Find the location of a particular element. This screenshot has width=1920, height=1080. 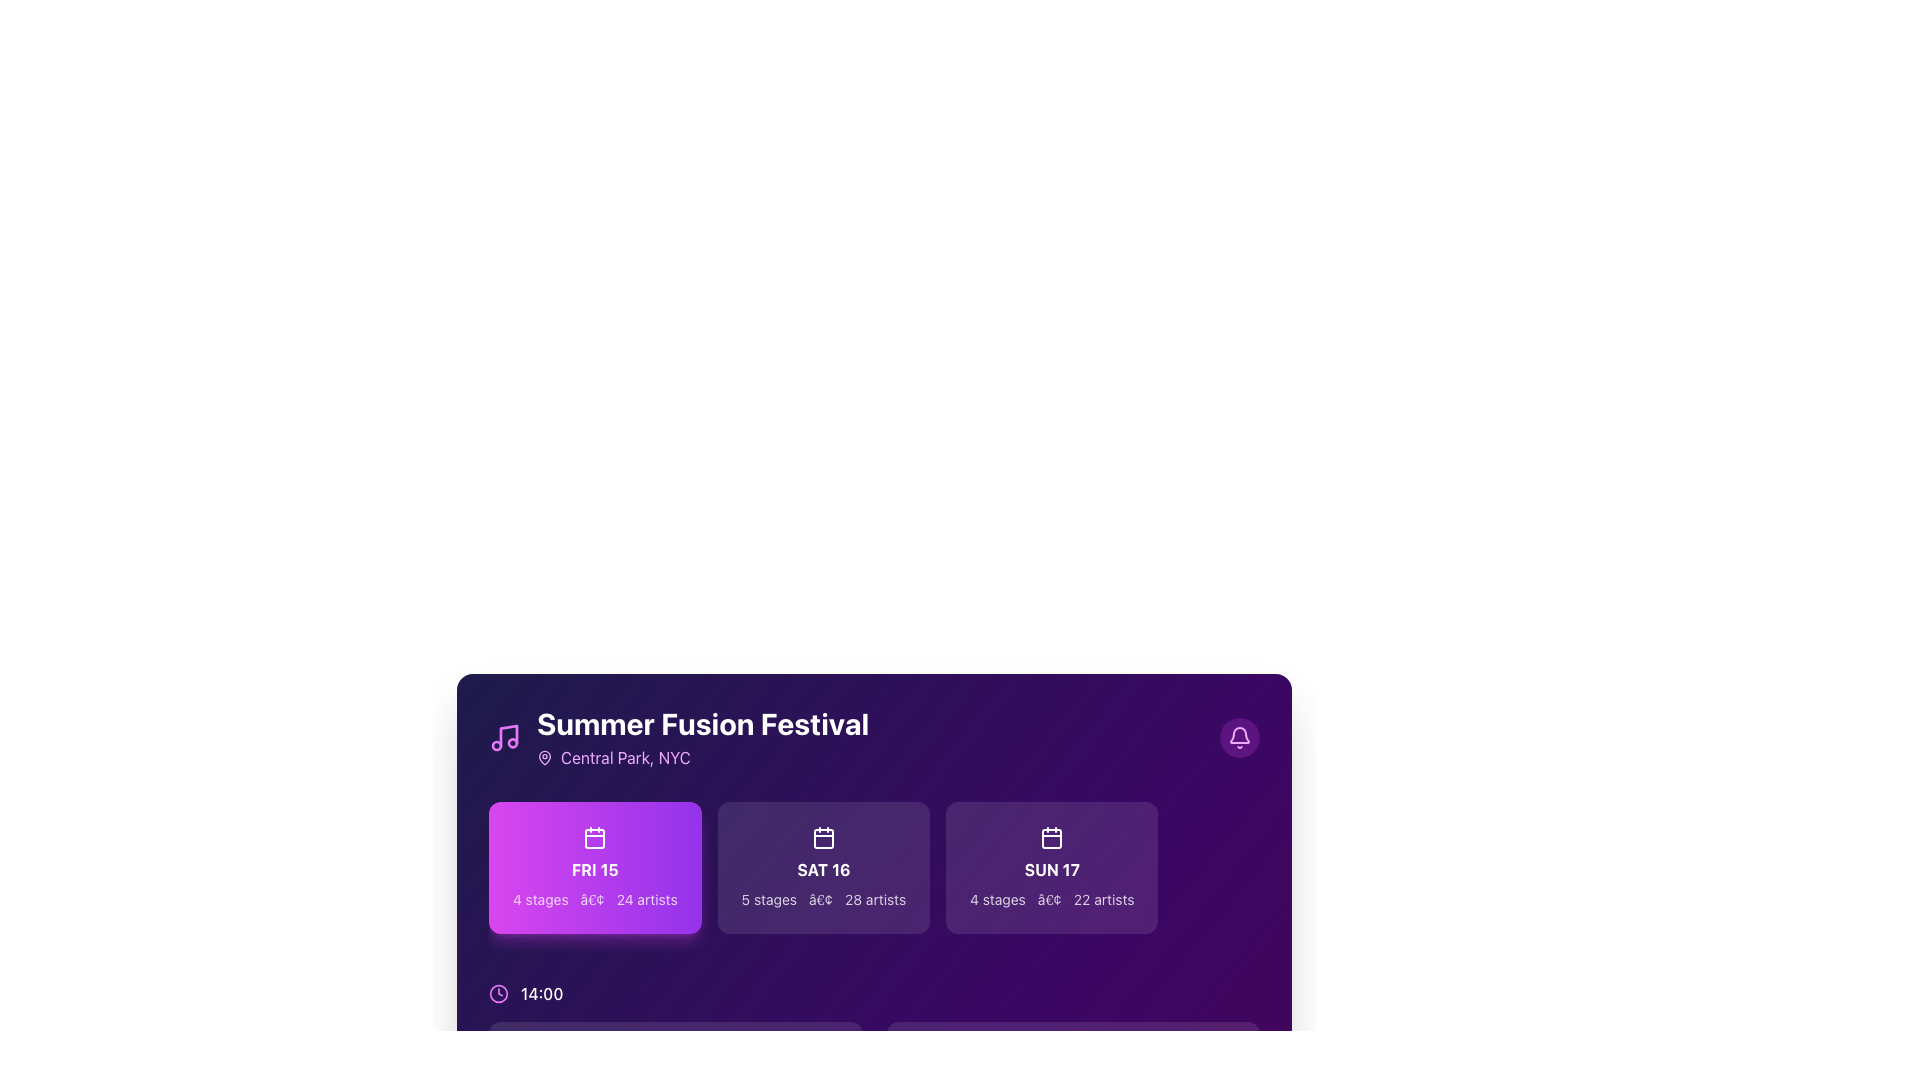

the card component displaying the date 'SAT 16', which is the second card in a set of three, with a purple gradient background and details about '5 stages' and '28 artists' is located at coordinates (874, 840).